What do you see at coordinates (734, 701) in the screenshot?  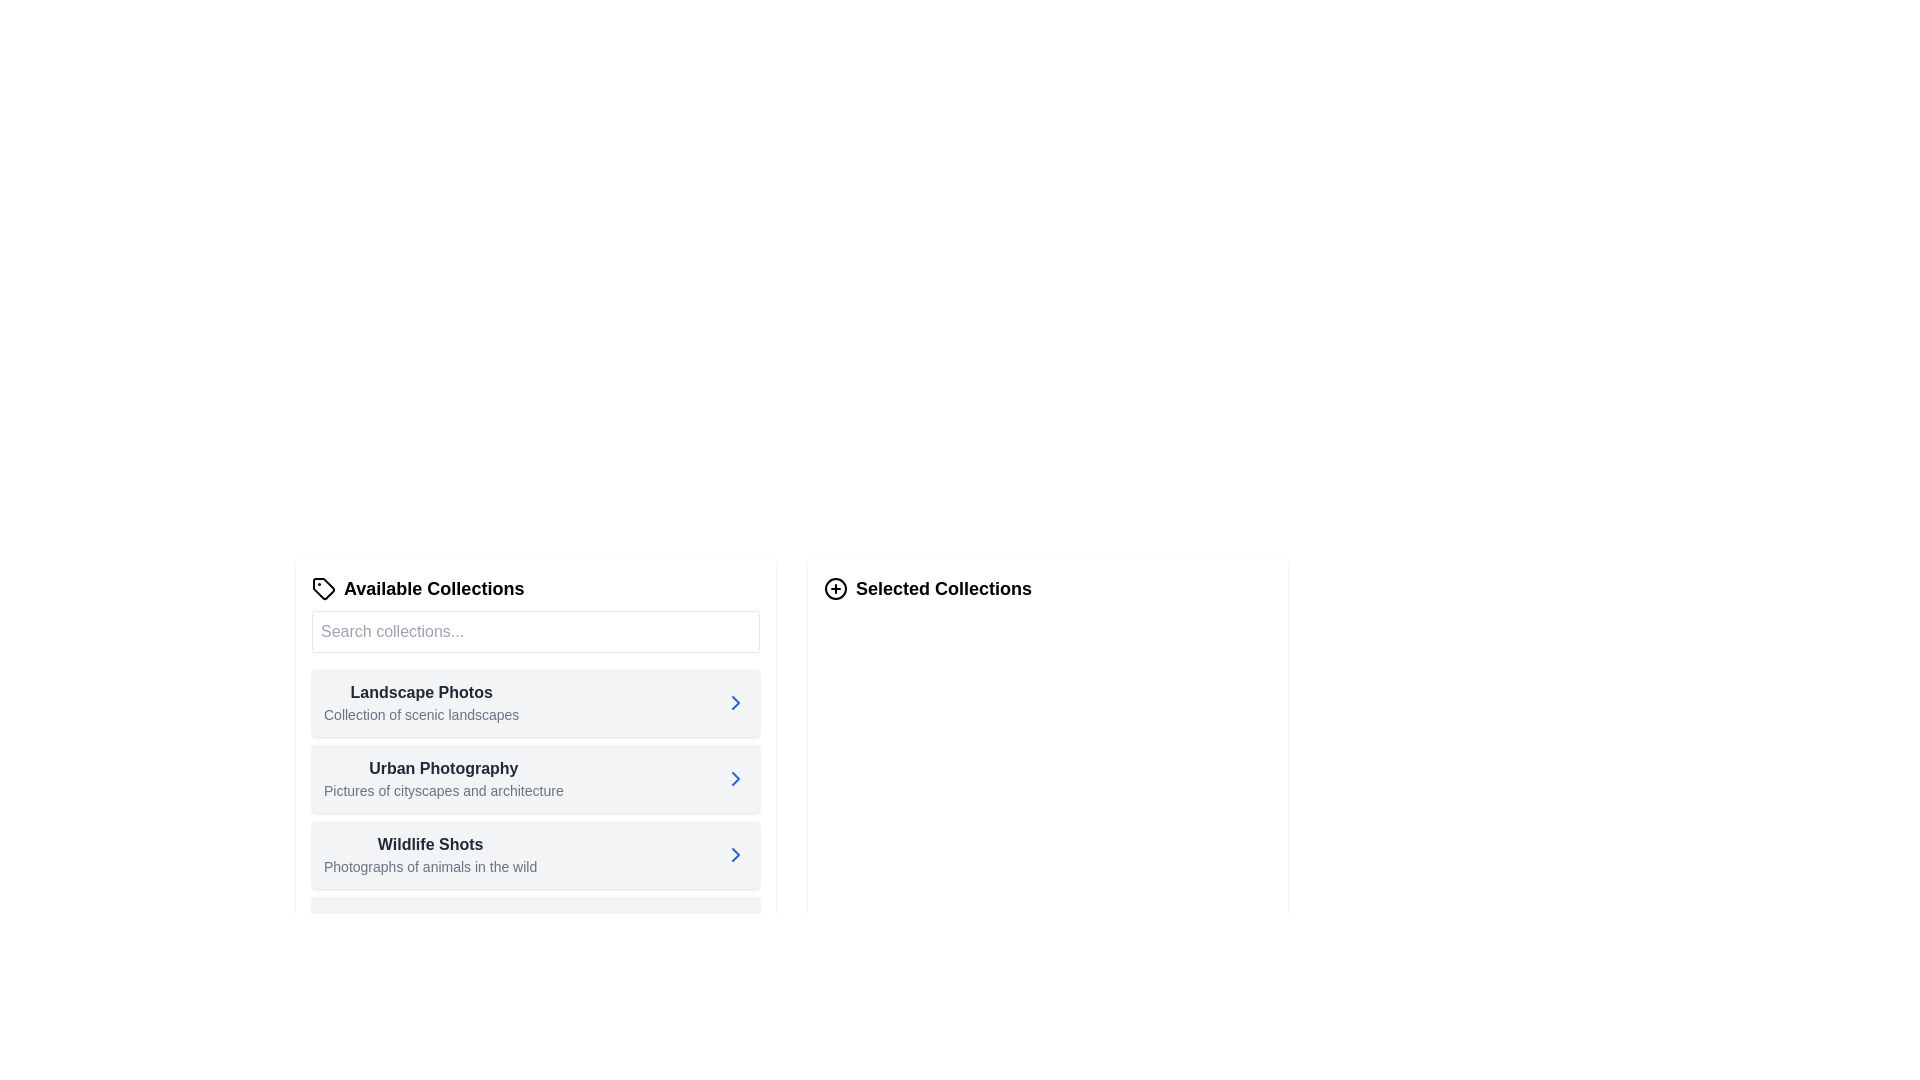 I see `the Chevron icon located at the far-right of the 'Landscape Photos' item in the 'Available Collections' list` at bounding box center [734, 701].